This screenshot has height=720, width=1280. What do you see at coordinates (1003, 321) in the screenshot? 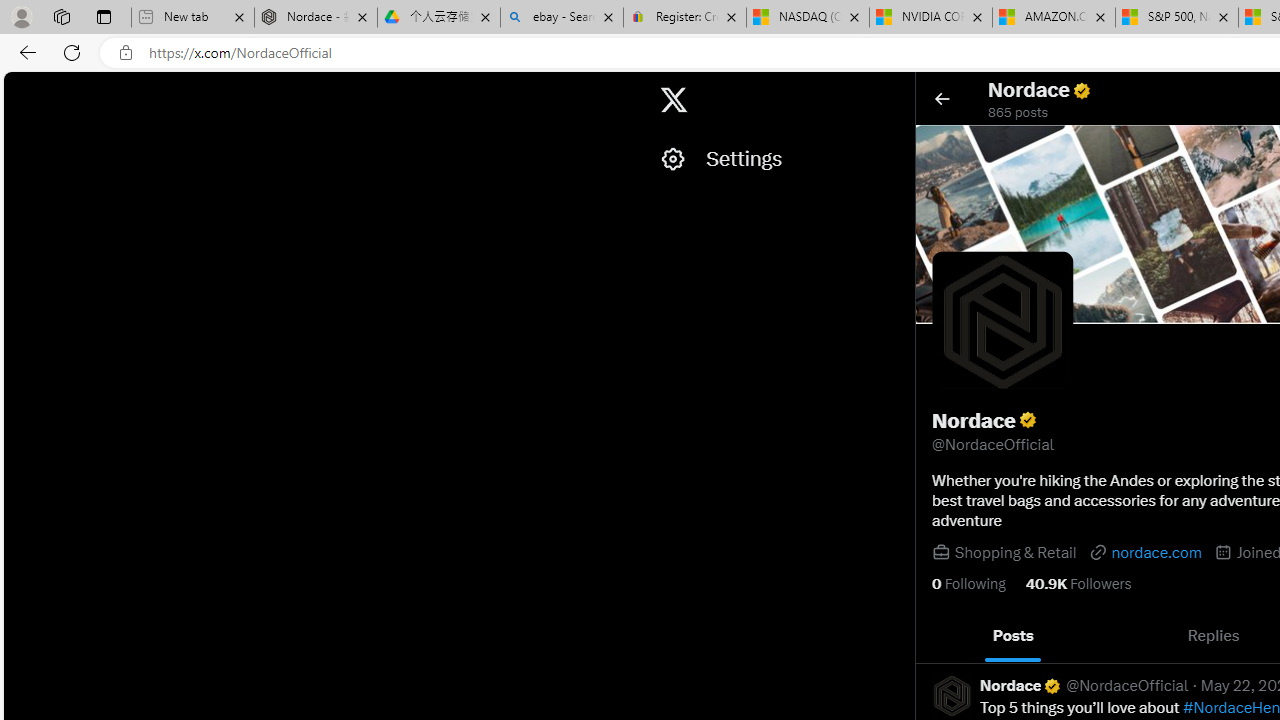
I see `'Square profile picture and Opens profile photo'` at bounding box center [1003, 321].